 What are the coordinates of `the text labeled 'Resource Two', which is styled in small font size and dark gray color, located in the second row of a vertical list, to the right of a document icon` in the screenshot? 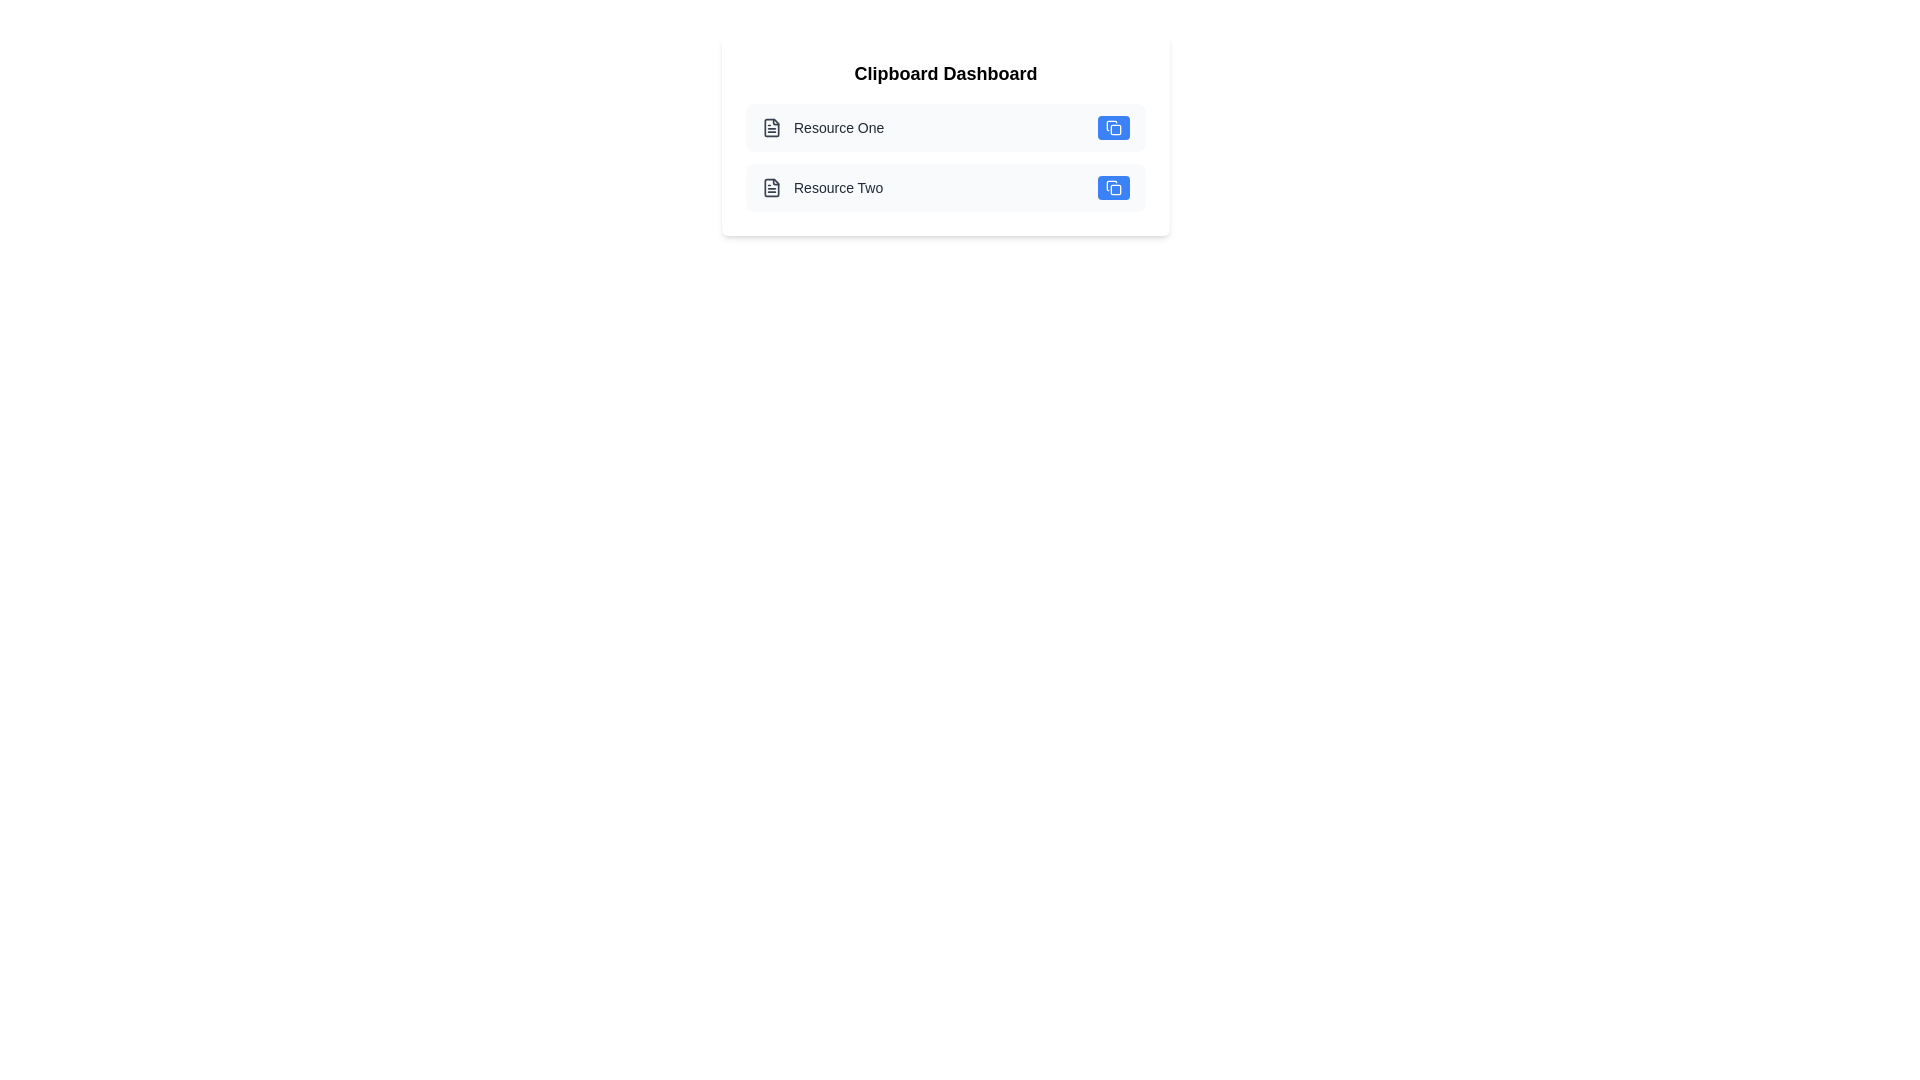 It's located at (838, 188).